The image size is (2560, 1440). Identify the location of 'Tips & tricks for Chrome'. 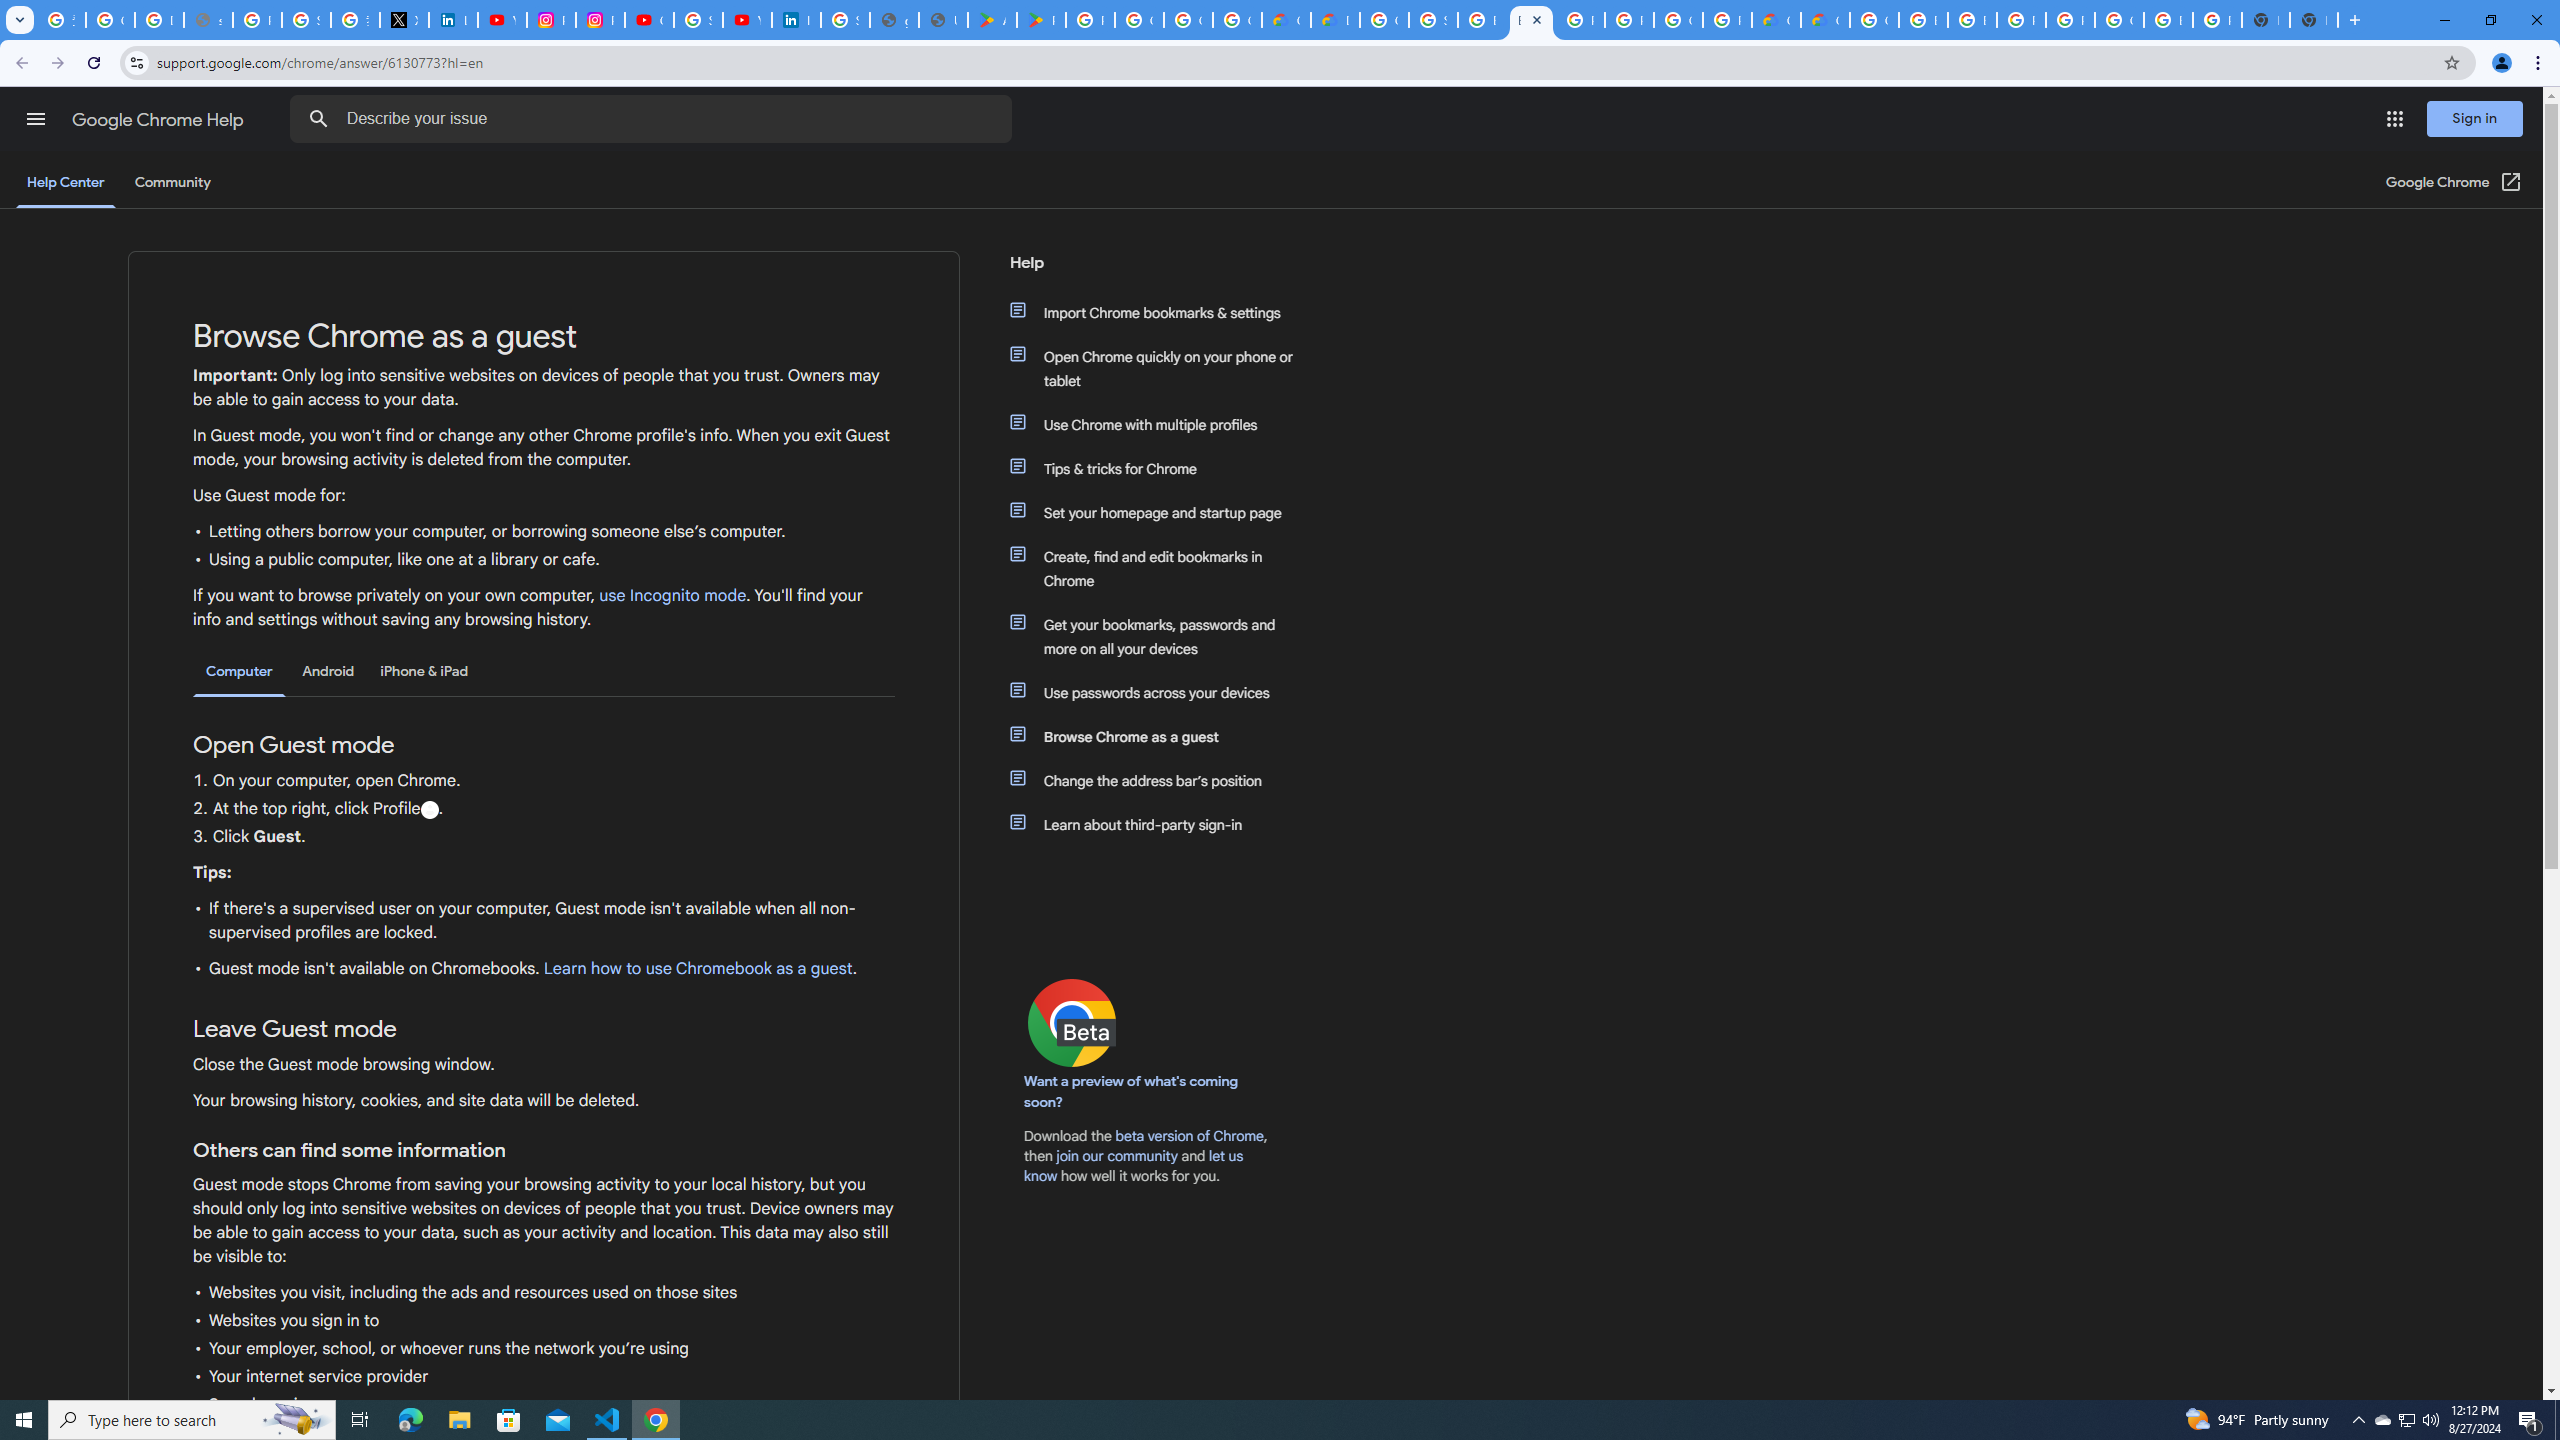
(1162, 467).